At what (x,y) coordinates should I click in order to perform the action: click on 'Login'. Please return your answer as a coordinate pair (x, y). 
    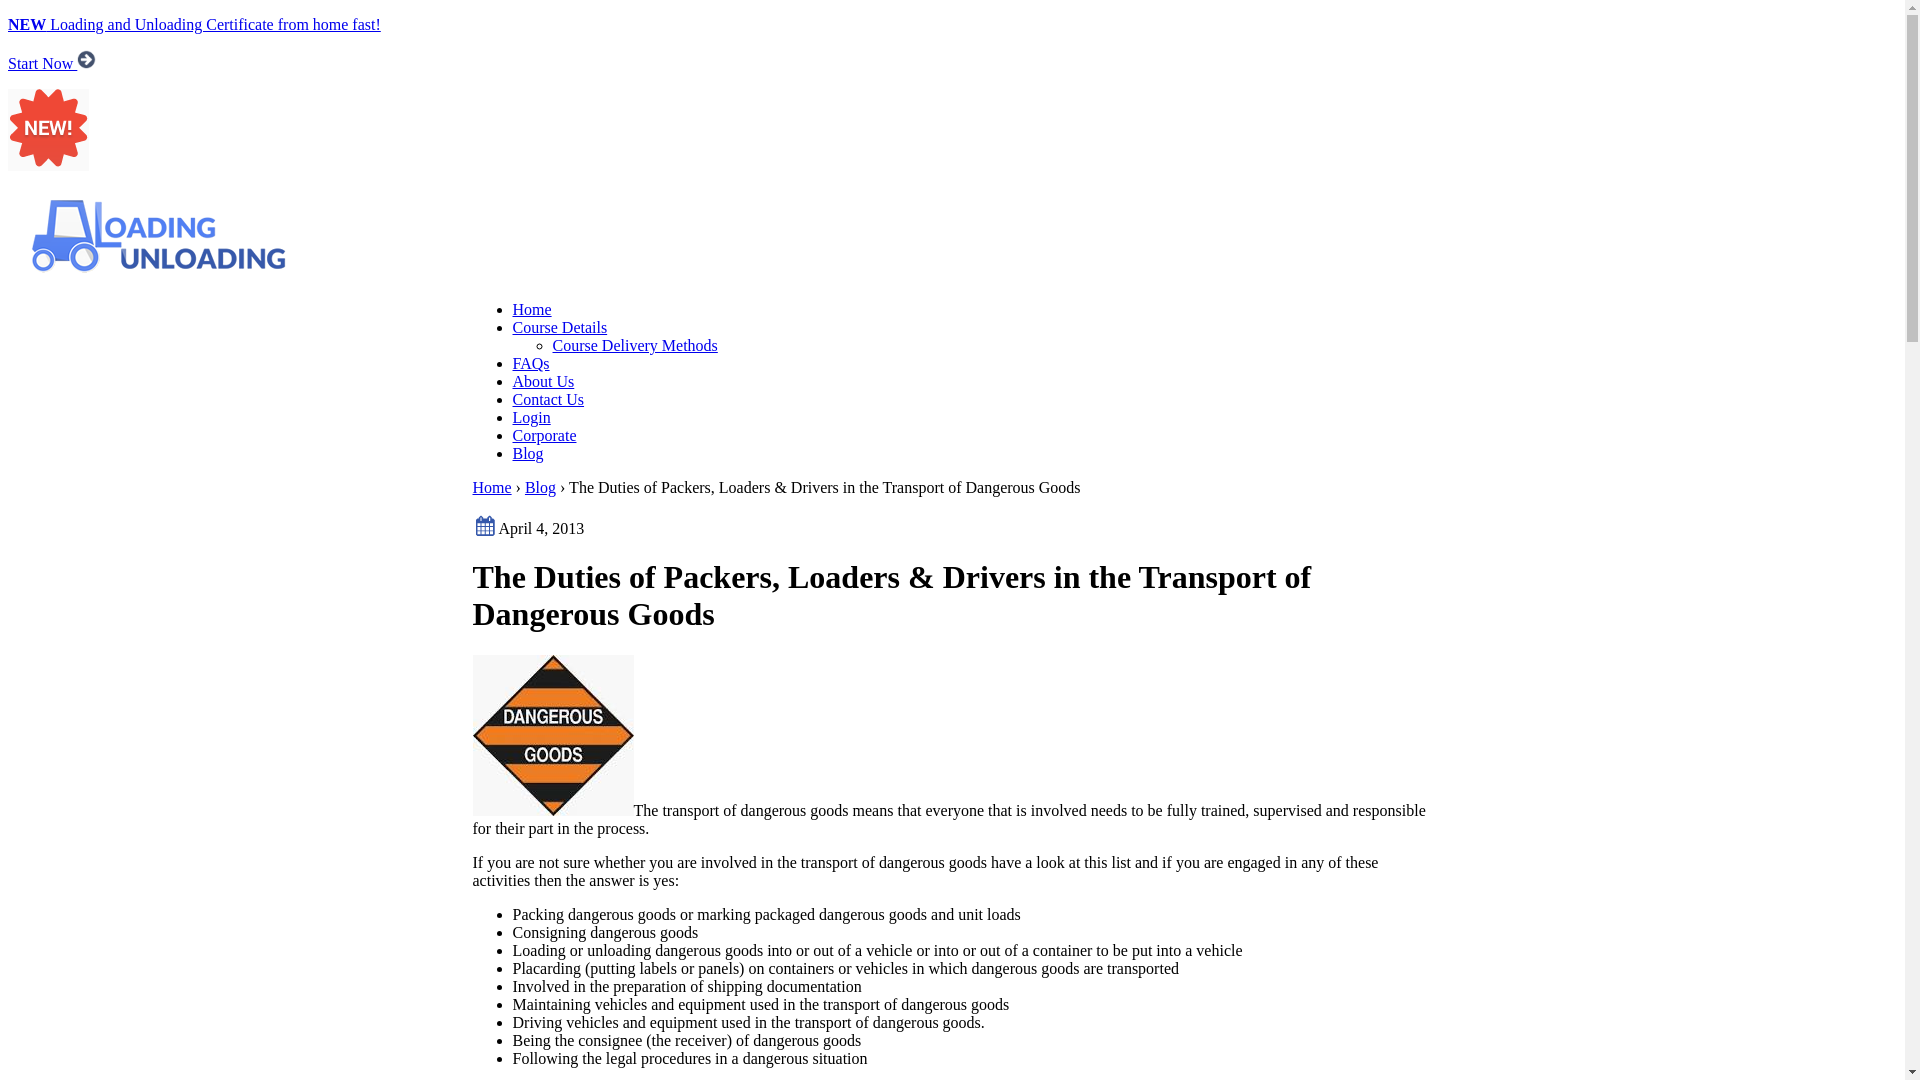
    Looking at the image, I should click on (512, 416).